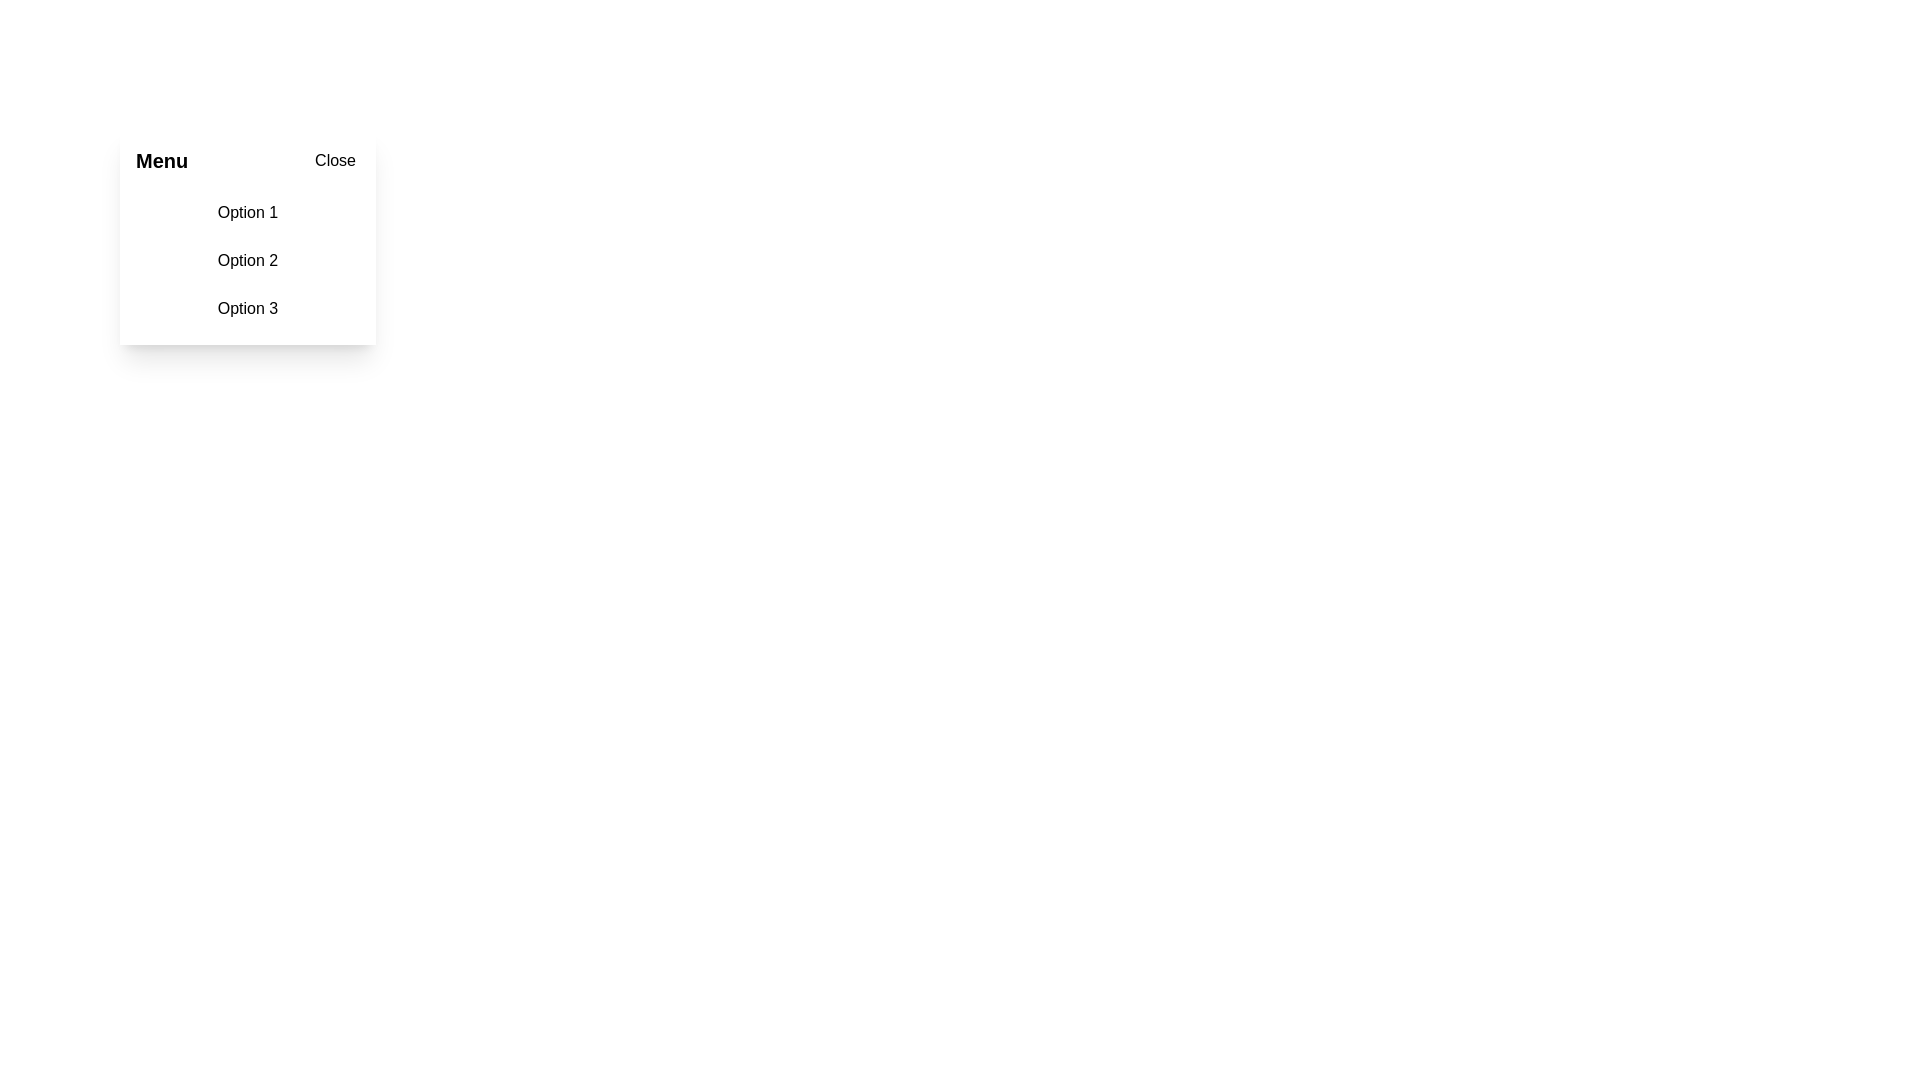 Image resolution: width=1920 pixels, height=1080 pixels. What do you see at coordinates (247, 260) in the screenshot?
I see `the 'Option 2' menu item` at bounding box center [247, 260].